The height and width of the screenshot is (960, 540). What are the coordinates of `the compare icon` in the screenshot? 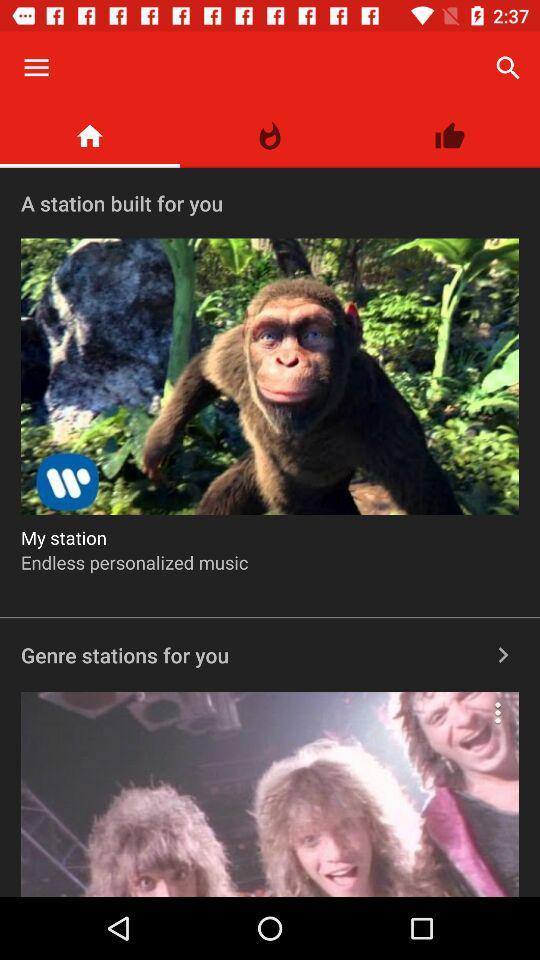 It's located at (270, 135).